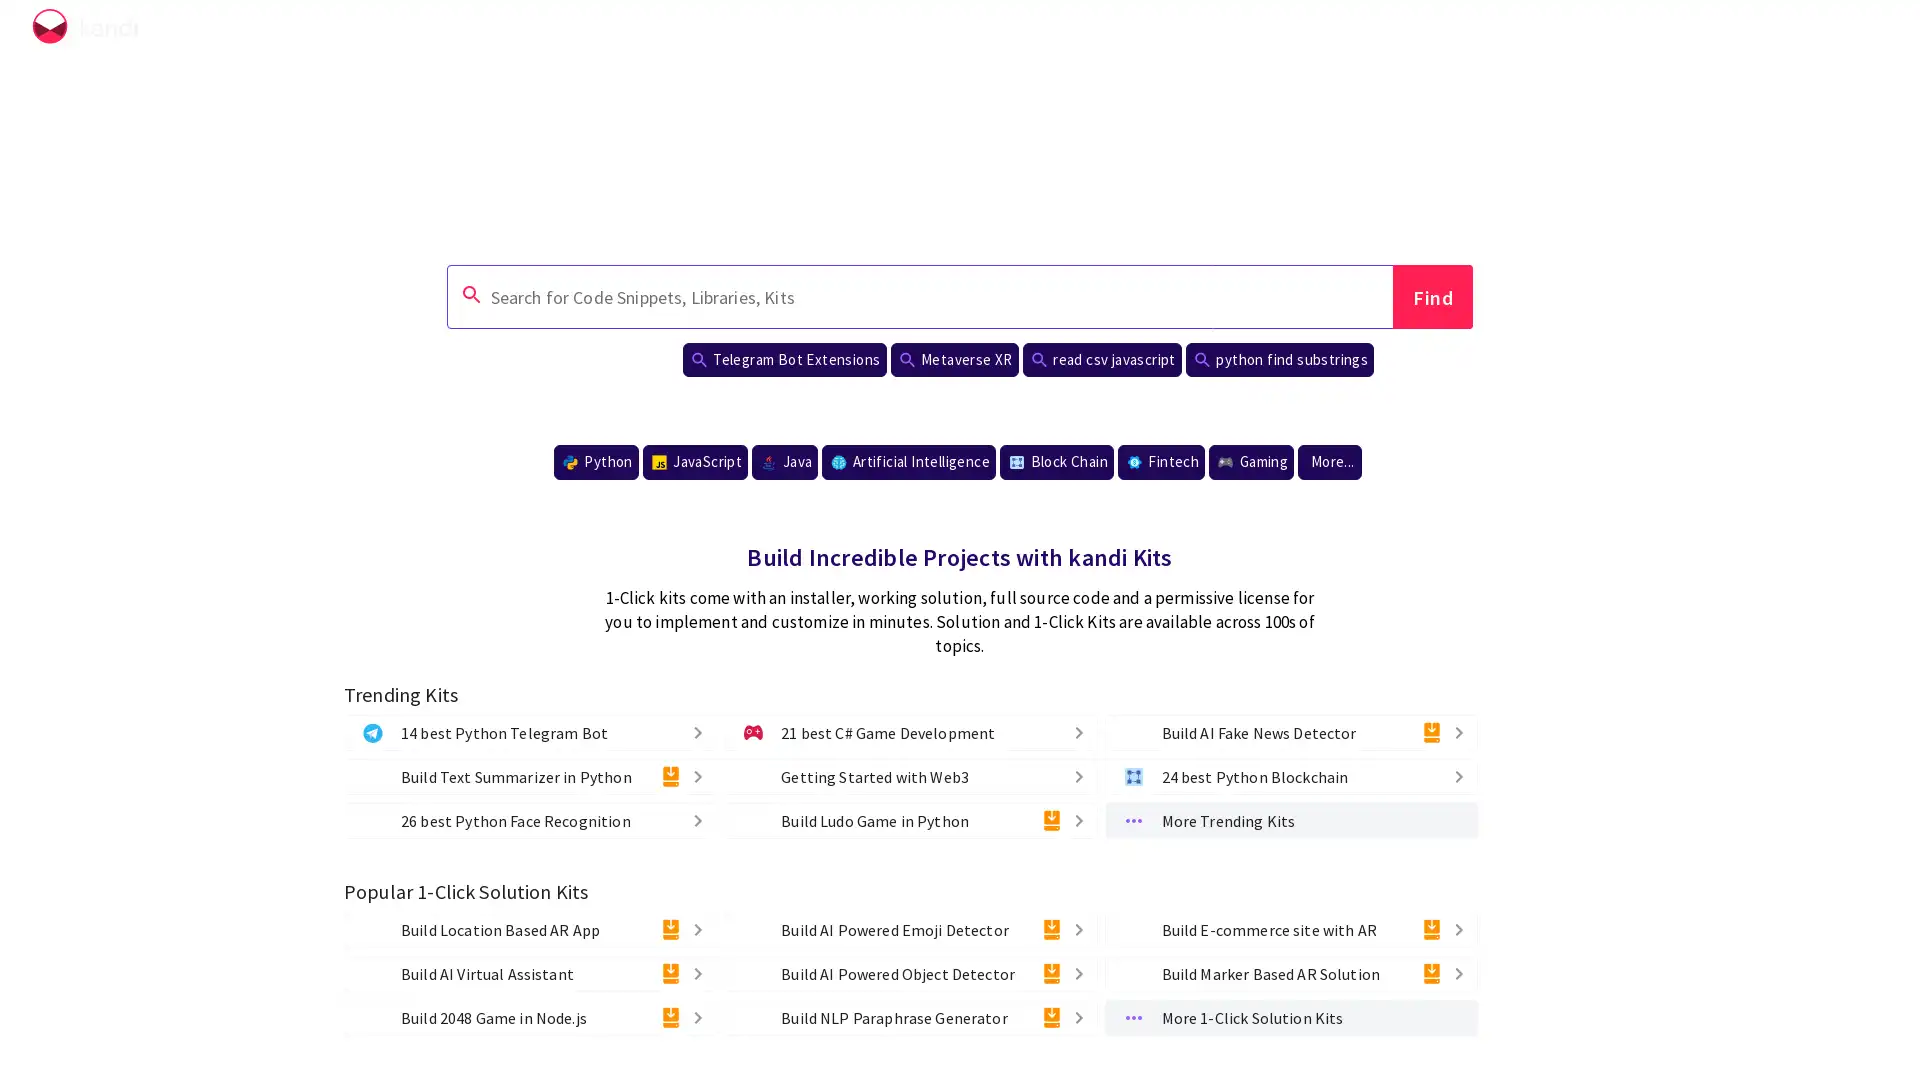 This screenshot has width=1920, height=1080. I want to click on python-telegram-bot 14 best Python Telegram Bot, so click(530, 732).